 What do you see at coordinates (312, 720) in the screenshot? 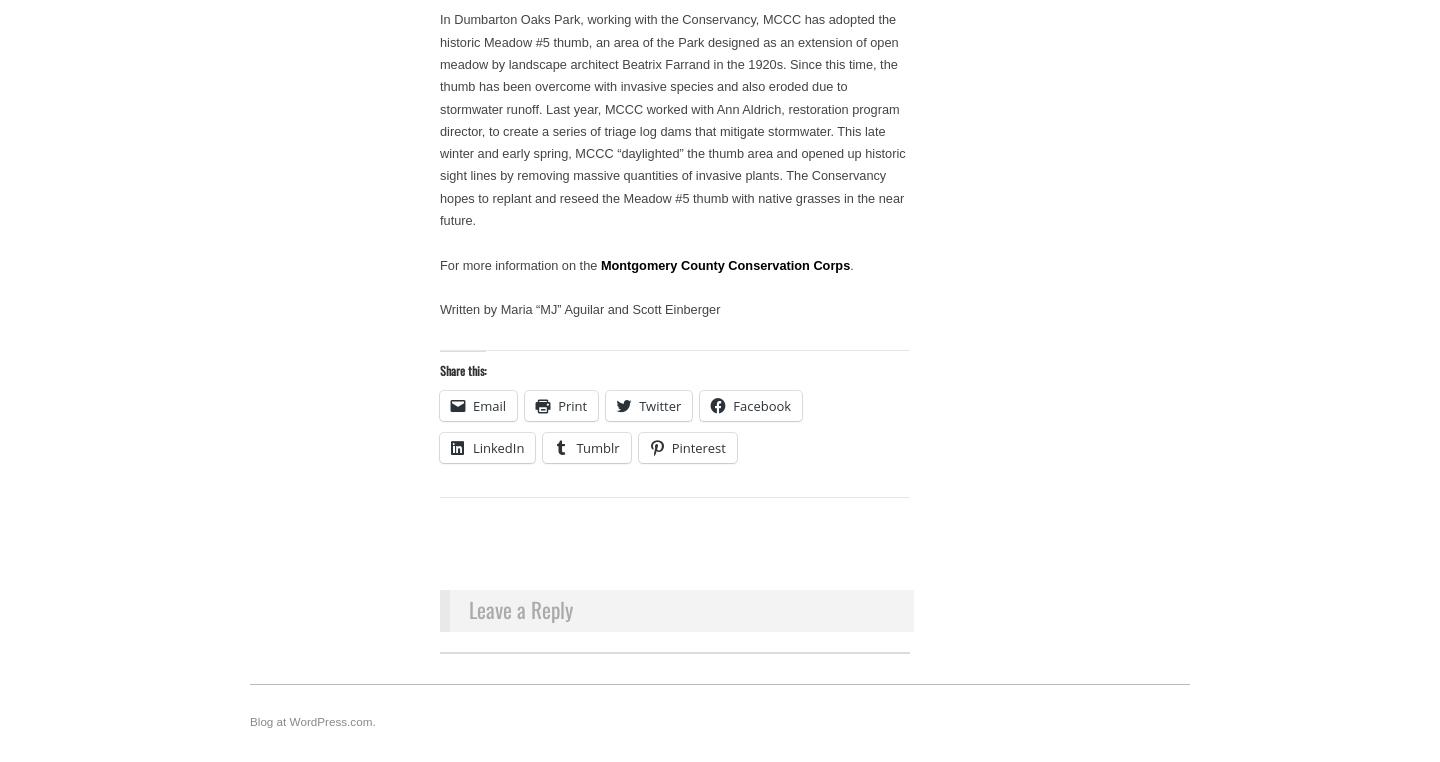
I see `'Blog at WordPress.com.'` at bounding box center [312, 720].